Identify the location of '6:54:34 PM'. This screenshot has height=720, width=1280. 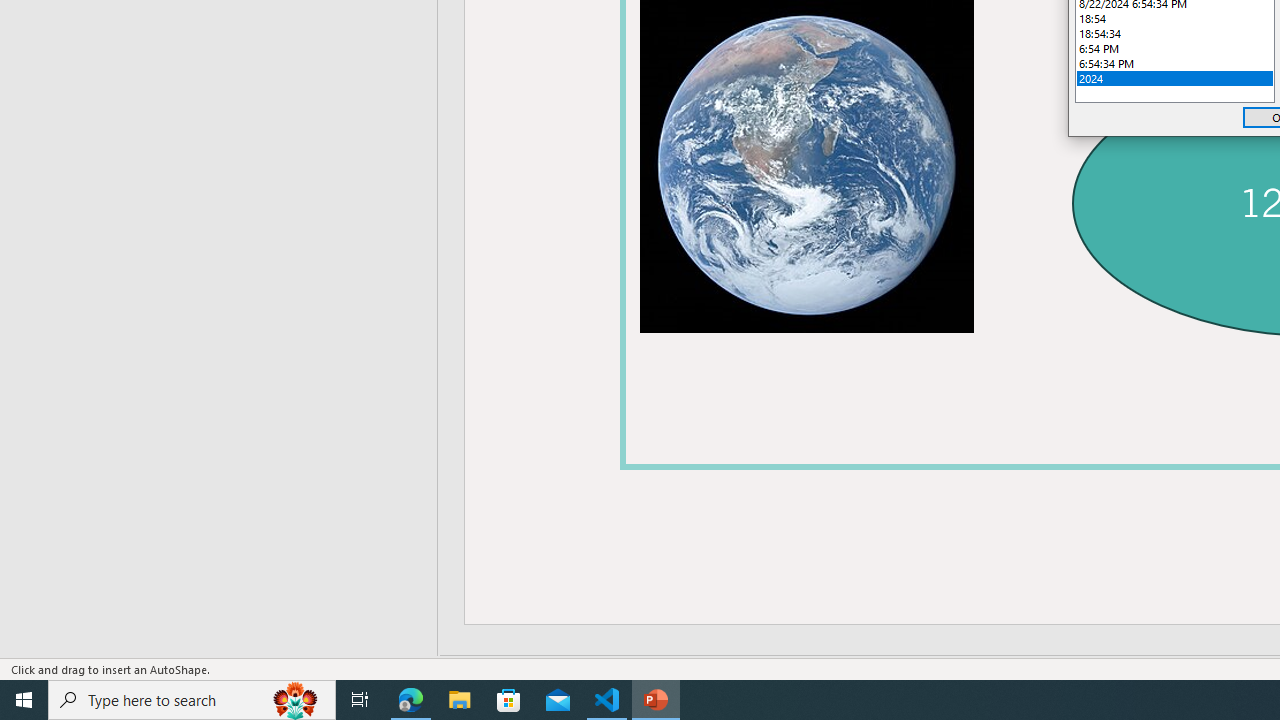
(1175, 62).